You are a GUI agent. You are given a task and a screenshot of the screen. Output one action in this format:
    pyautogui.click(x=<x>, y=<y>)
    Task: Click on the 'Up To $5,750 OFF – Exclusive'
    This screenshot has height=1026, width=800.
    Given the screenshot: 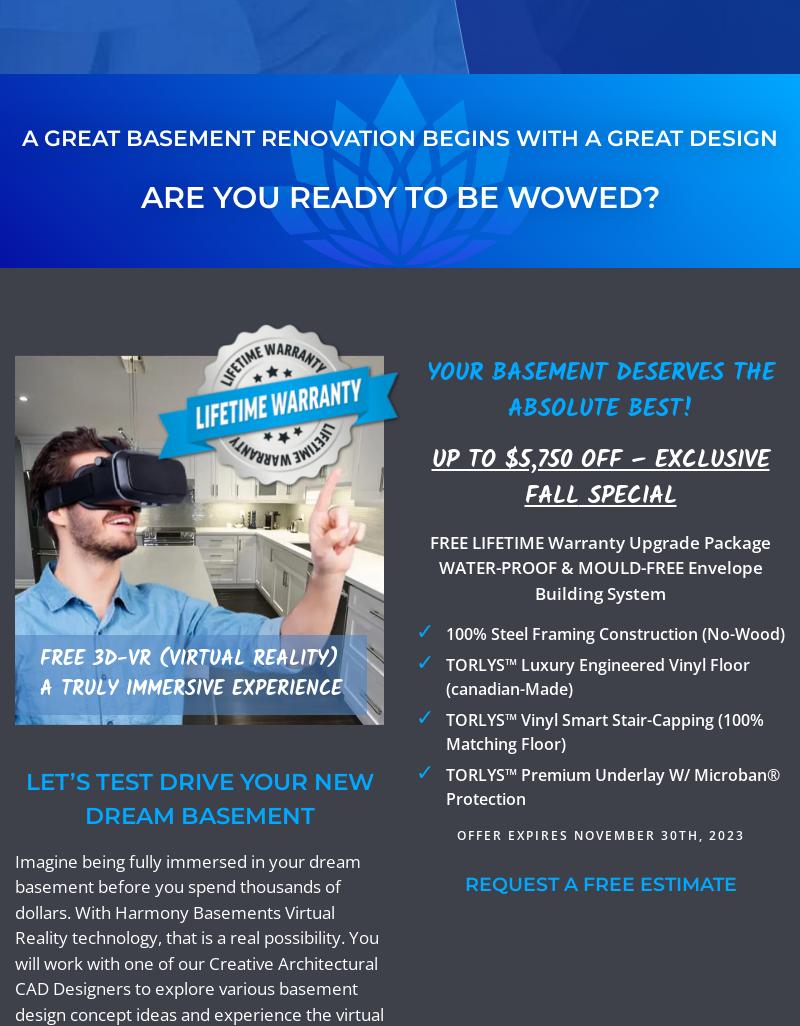 What is the action you would take?
    pyautogui.click(x=600, y=459)
    